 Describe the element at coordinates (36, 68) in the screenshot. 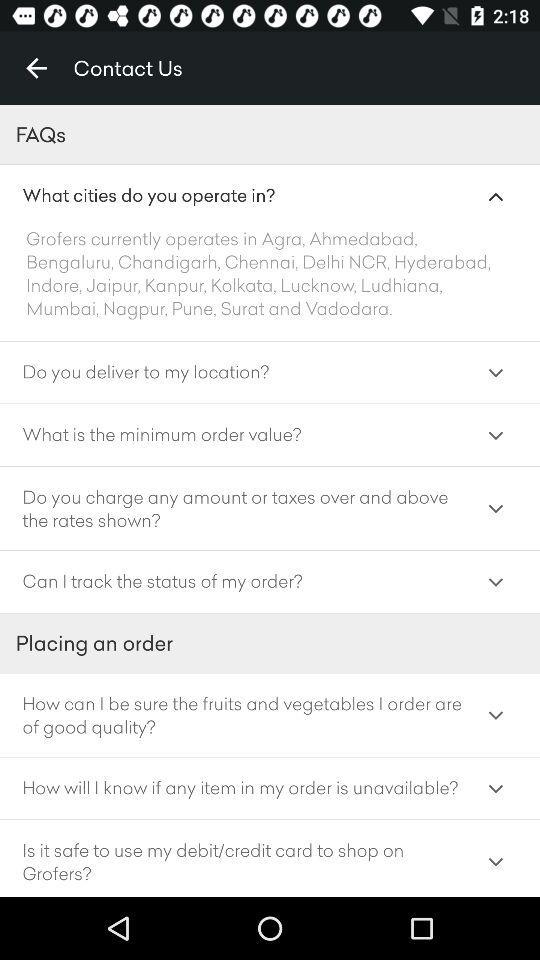

I see `item above the faqs` at that location.